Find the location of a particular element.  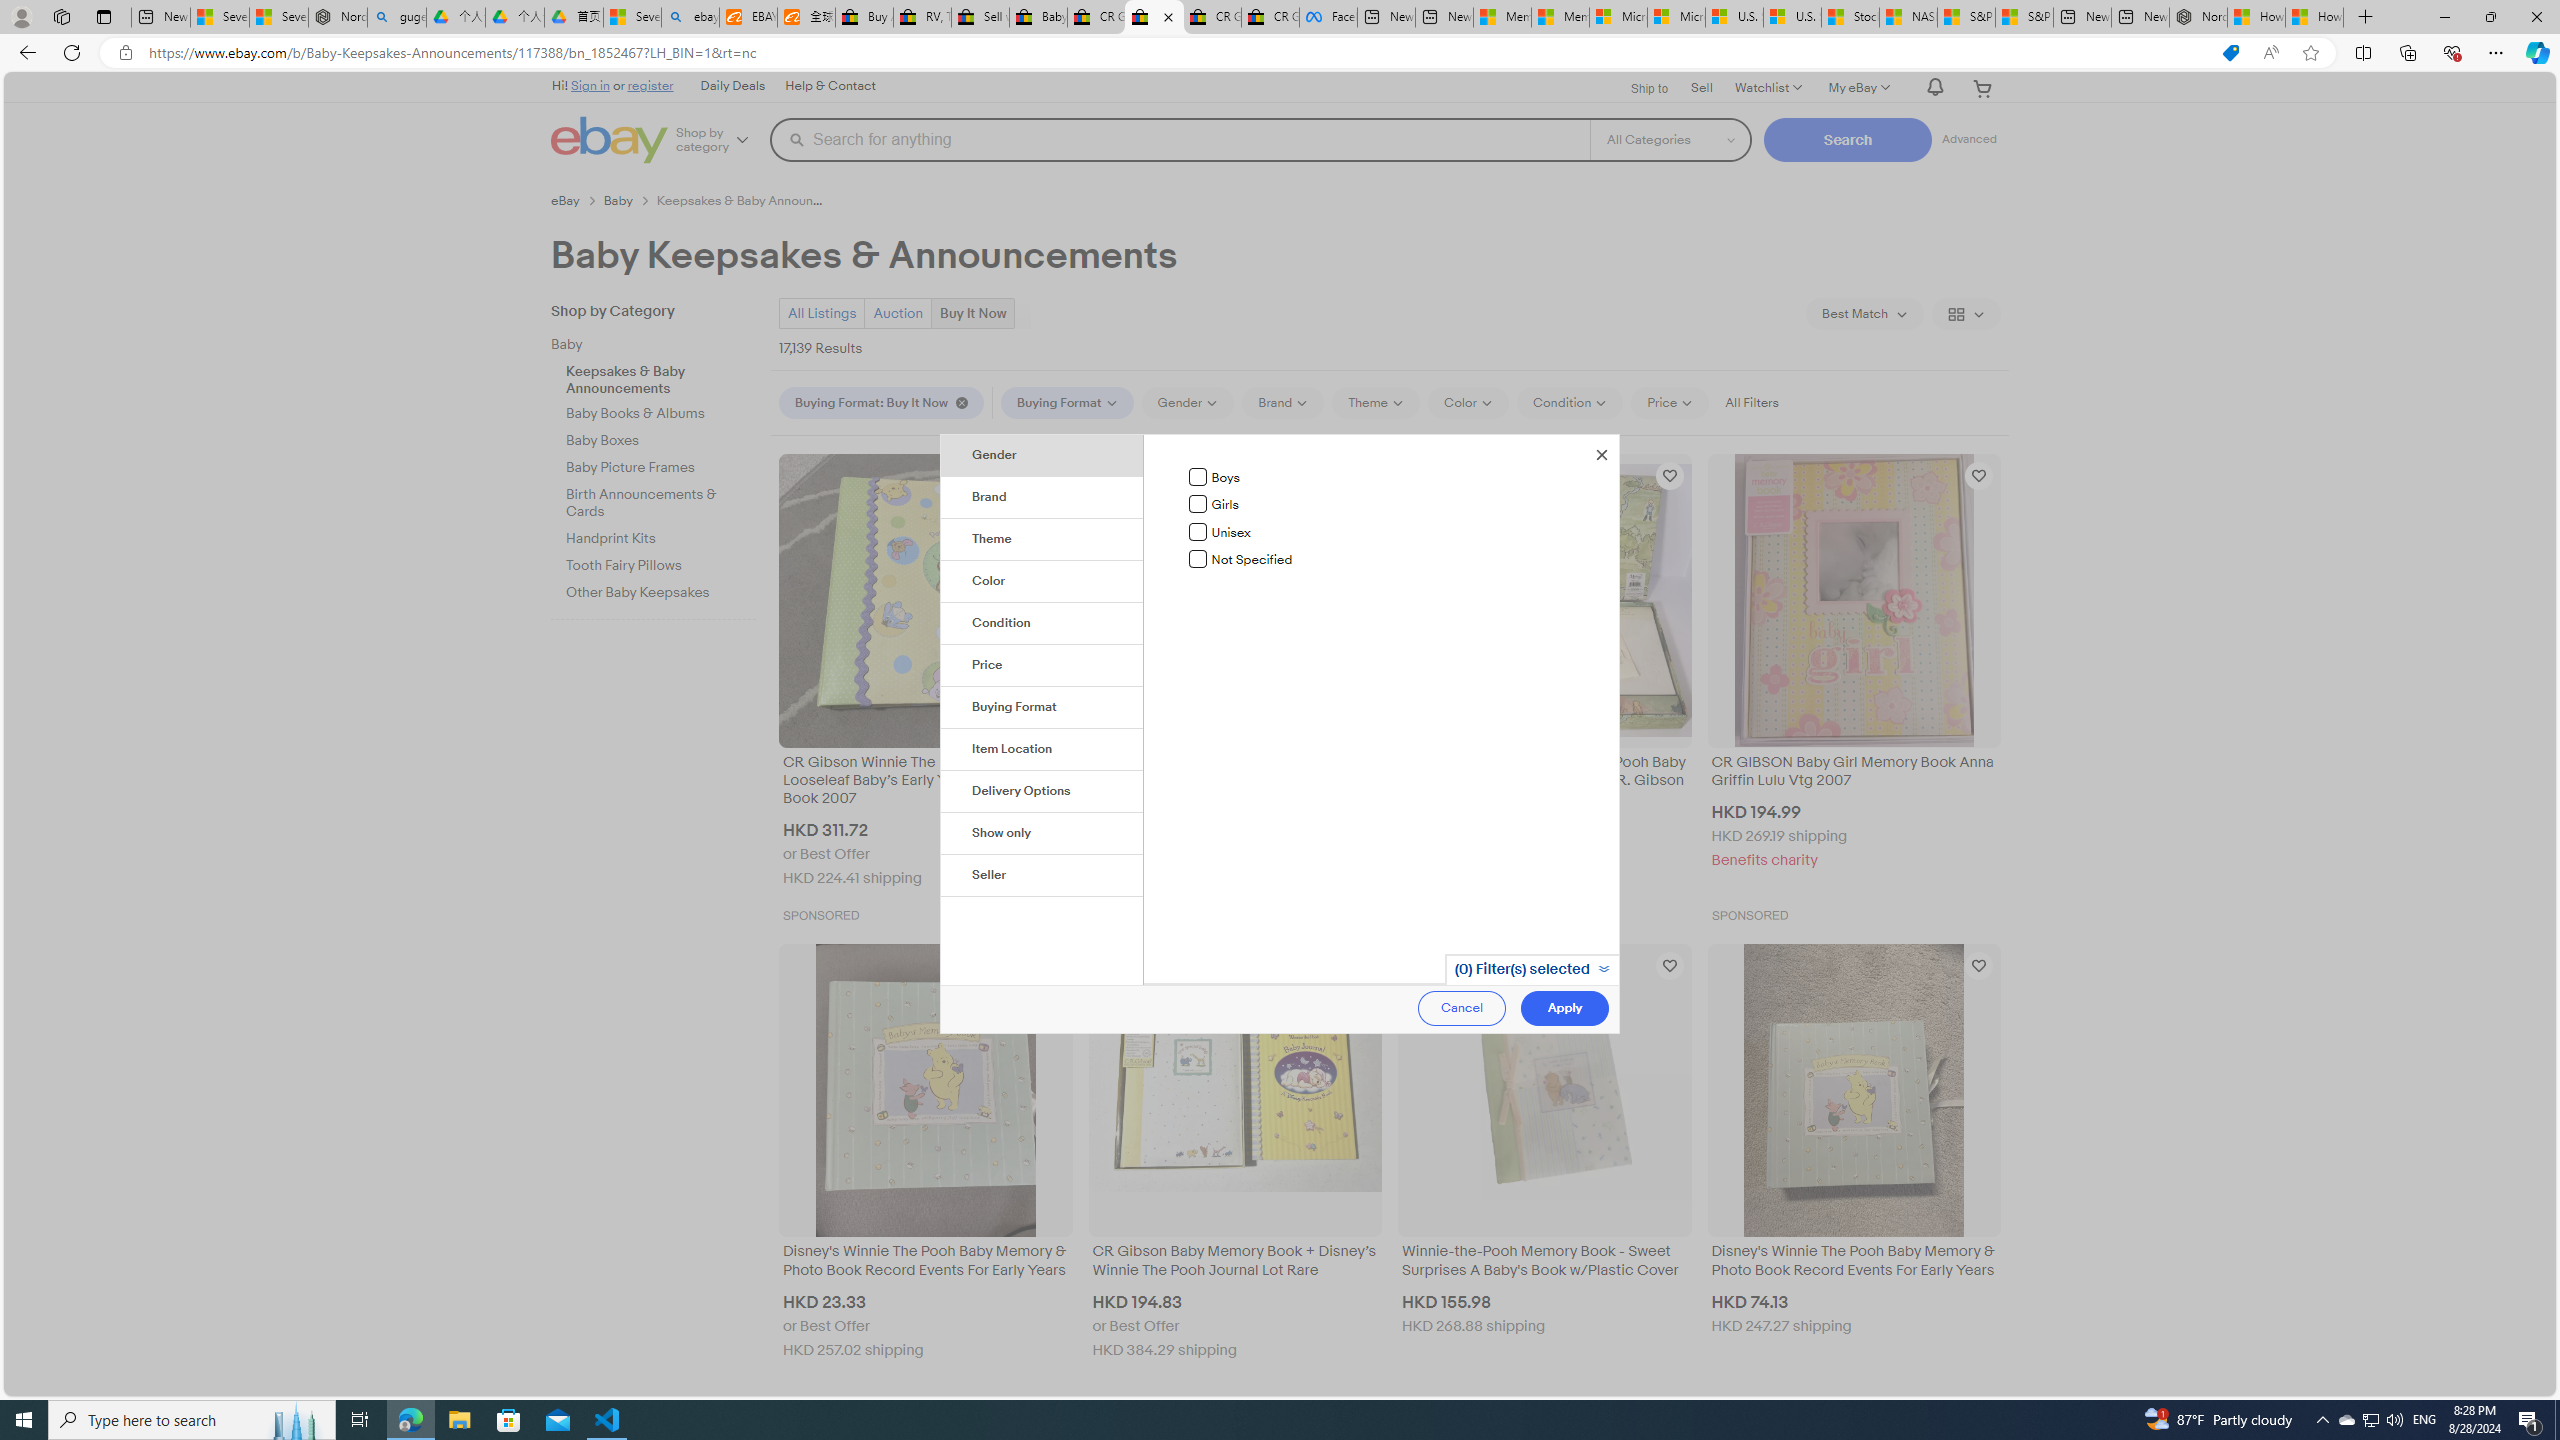

'Read aloud this page (Ctrl+Shift+U)' is located at coordinates (2270, 53).